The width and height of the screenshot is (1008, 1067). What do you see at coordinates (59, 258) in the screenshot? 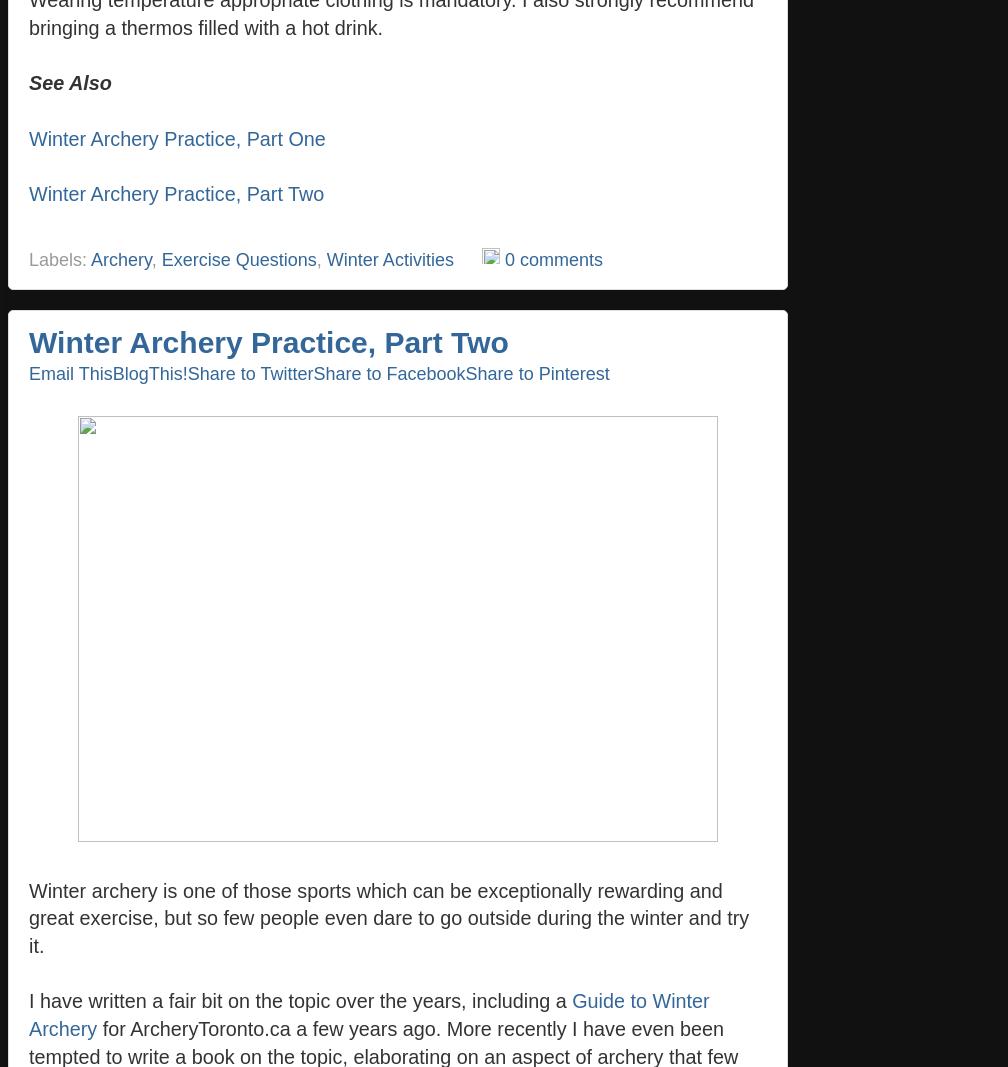
I see `'Labels:'` at bounding box center [59, 258].